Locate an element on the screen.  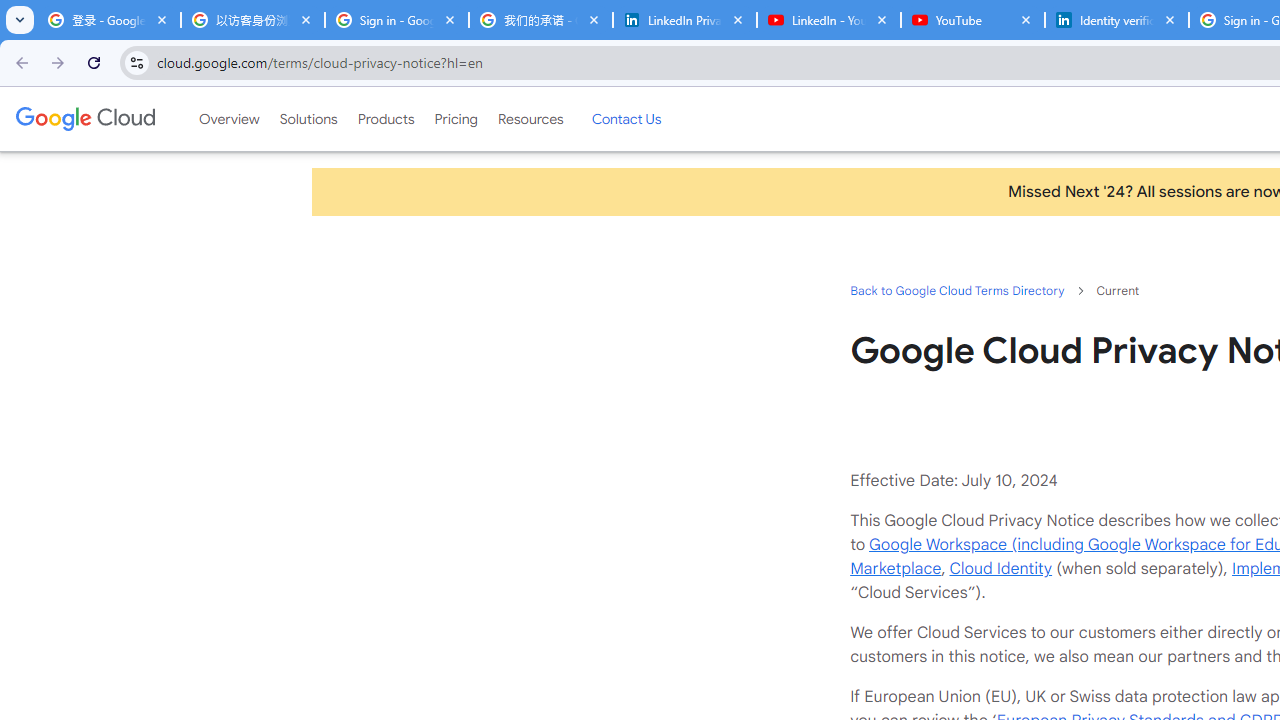
'LinkedIn - YouTube' is located at coordinates (828, 20).